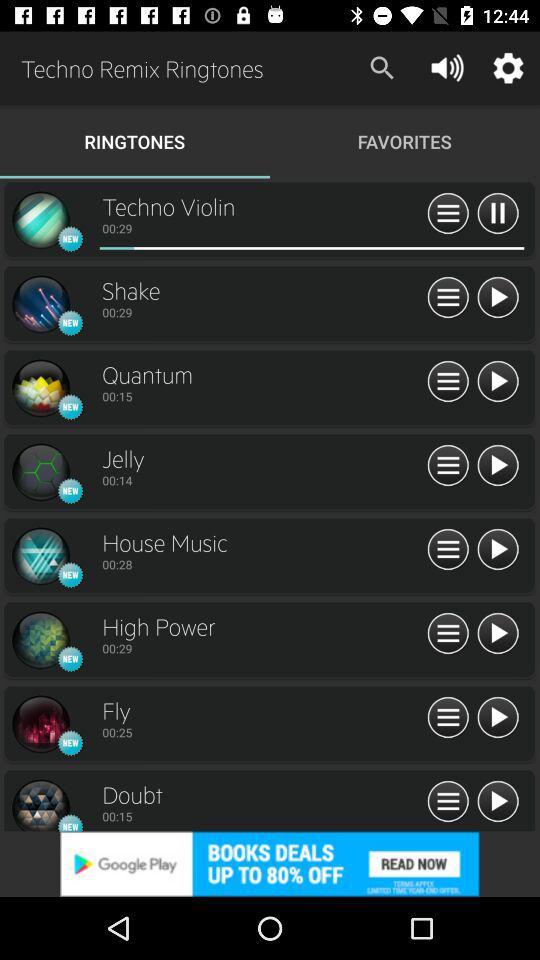 The height and width of the screenshot is (960, 540). What do you see at coordinates (448, 214) in the screenshot?
I see `click pause button` at bounding box center [448, 214].